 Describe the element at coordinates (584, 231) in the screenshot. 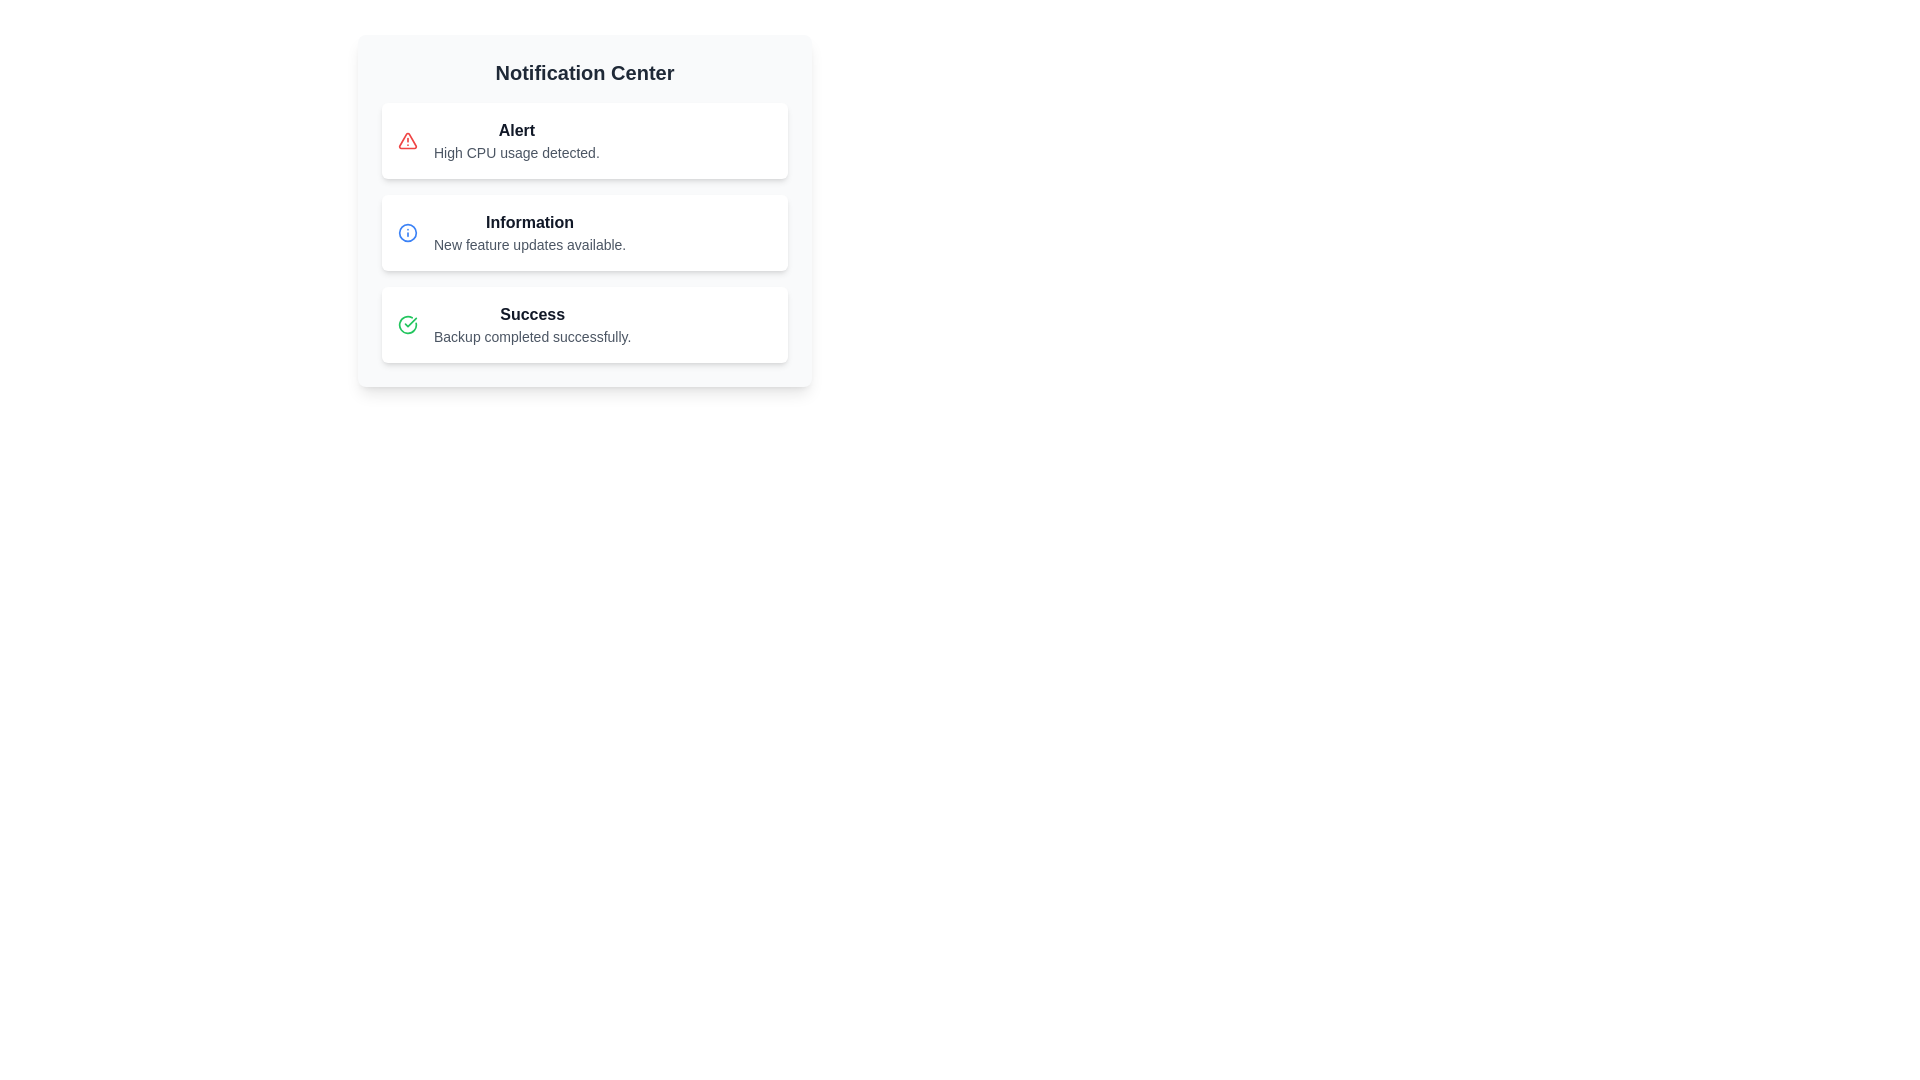

I see `the Notification card that communicates updates about new features, which is the second card in a vertical list of three cards in the notification area` at that location.